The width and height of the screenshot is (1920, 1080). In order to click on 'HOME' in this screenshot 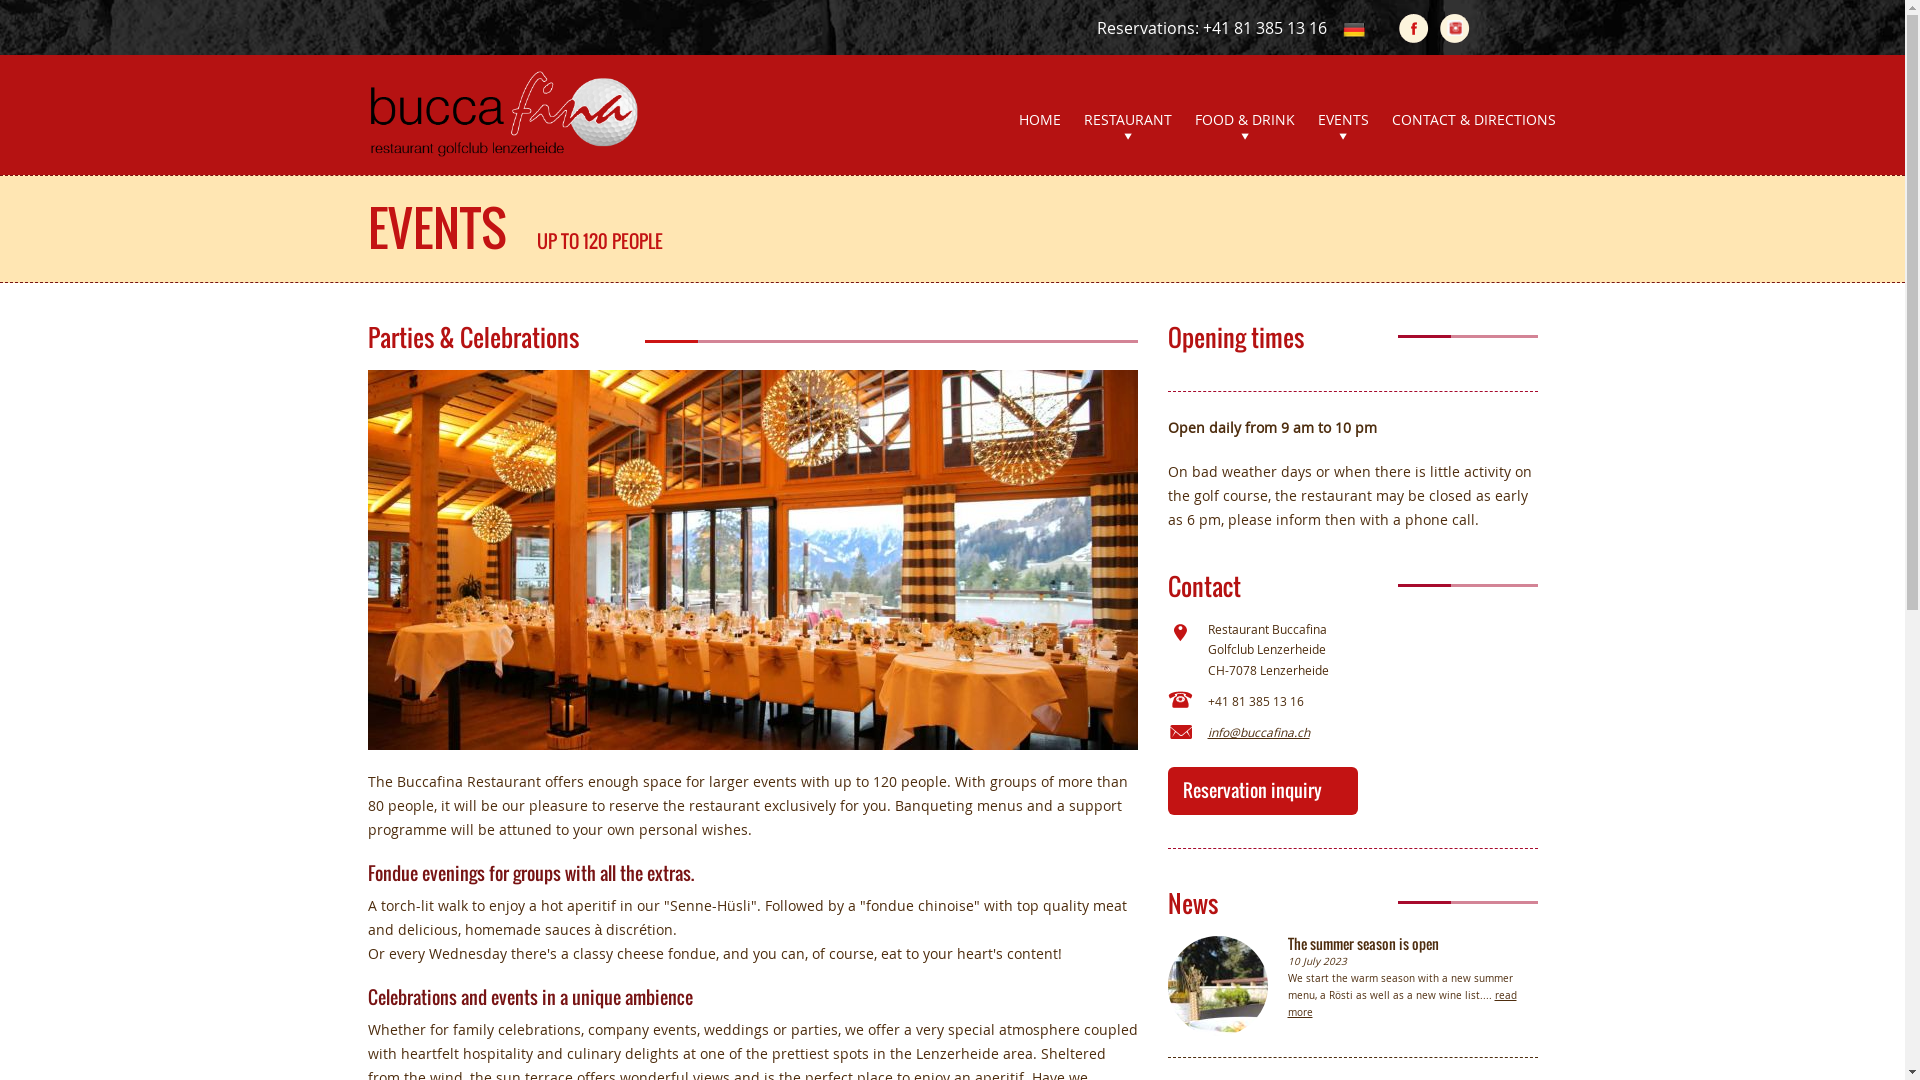, I will do `click(1038, 130)`.